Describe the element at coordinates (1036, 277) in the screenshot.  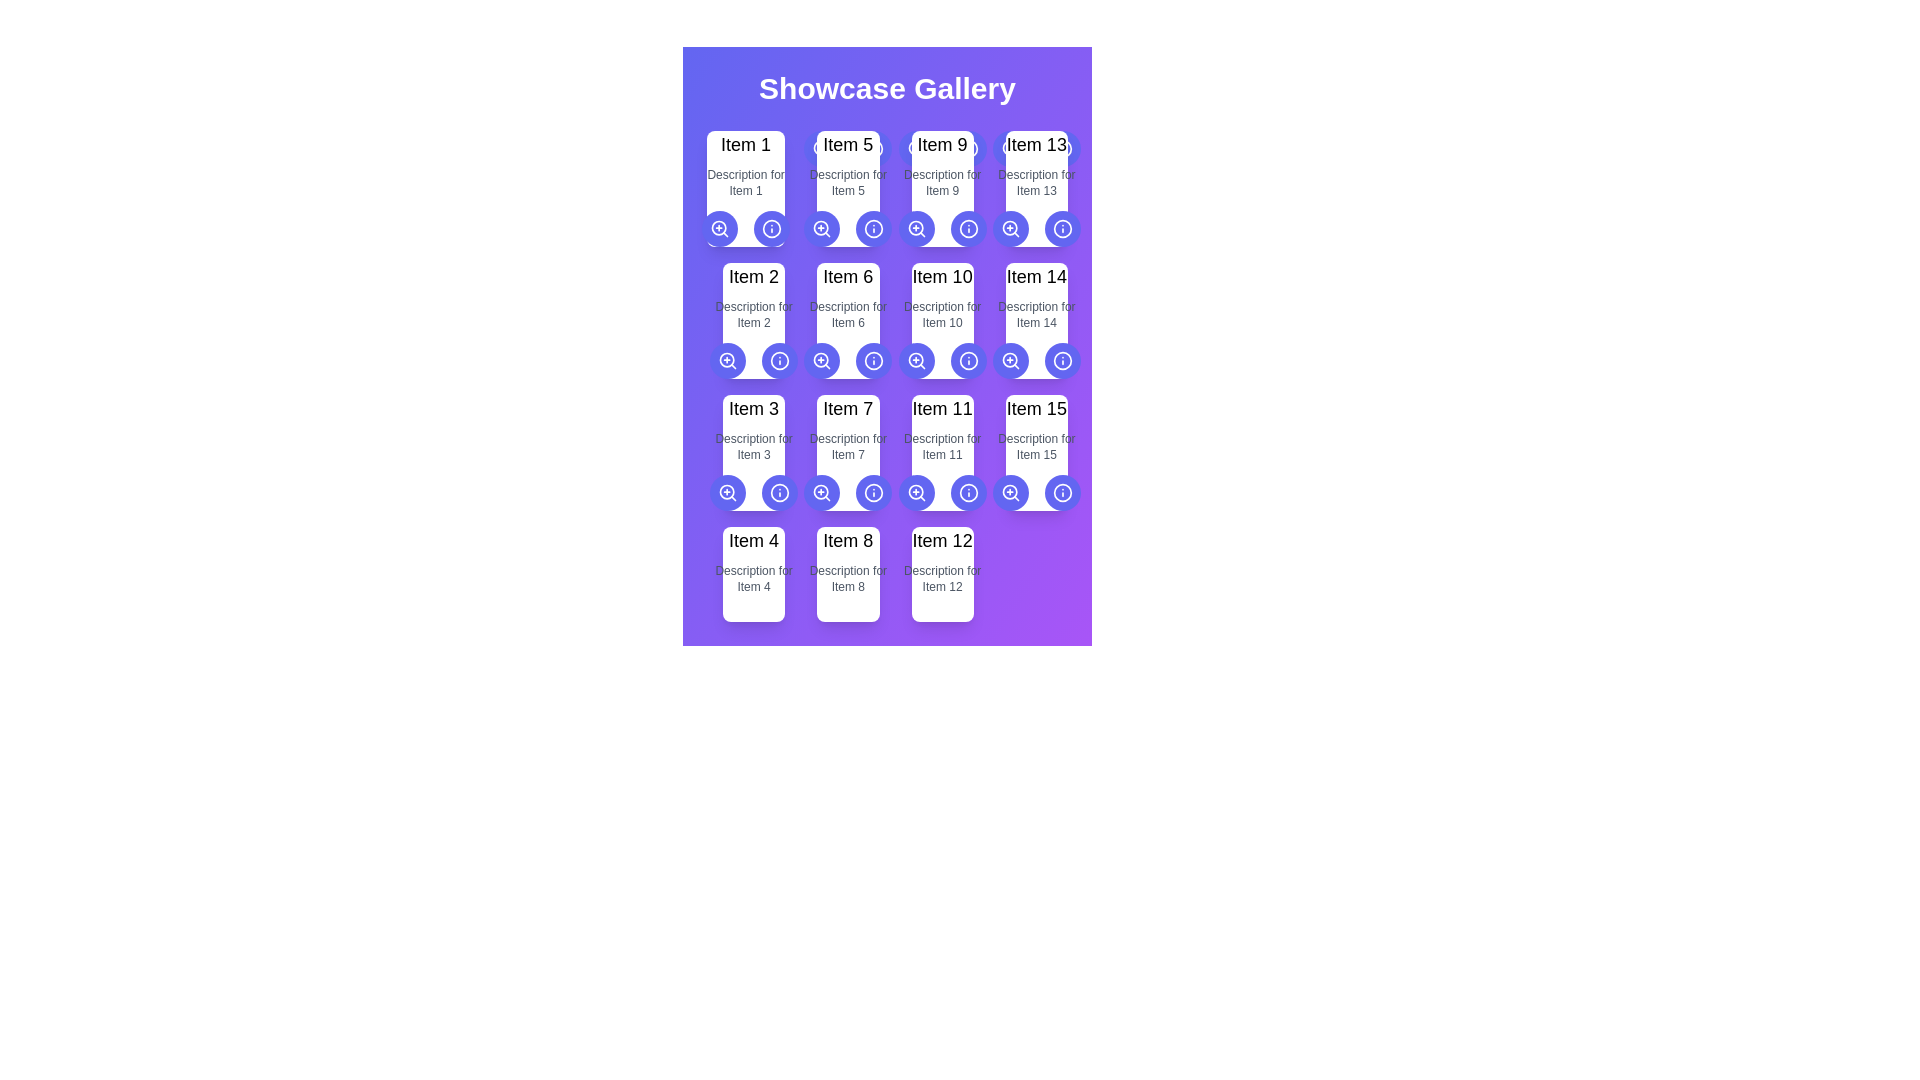
I see `text label 'Item 14' displayed in bold black color, centered within the card in the fourth row and fourth column of the Showcase Gallery section` at that location.